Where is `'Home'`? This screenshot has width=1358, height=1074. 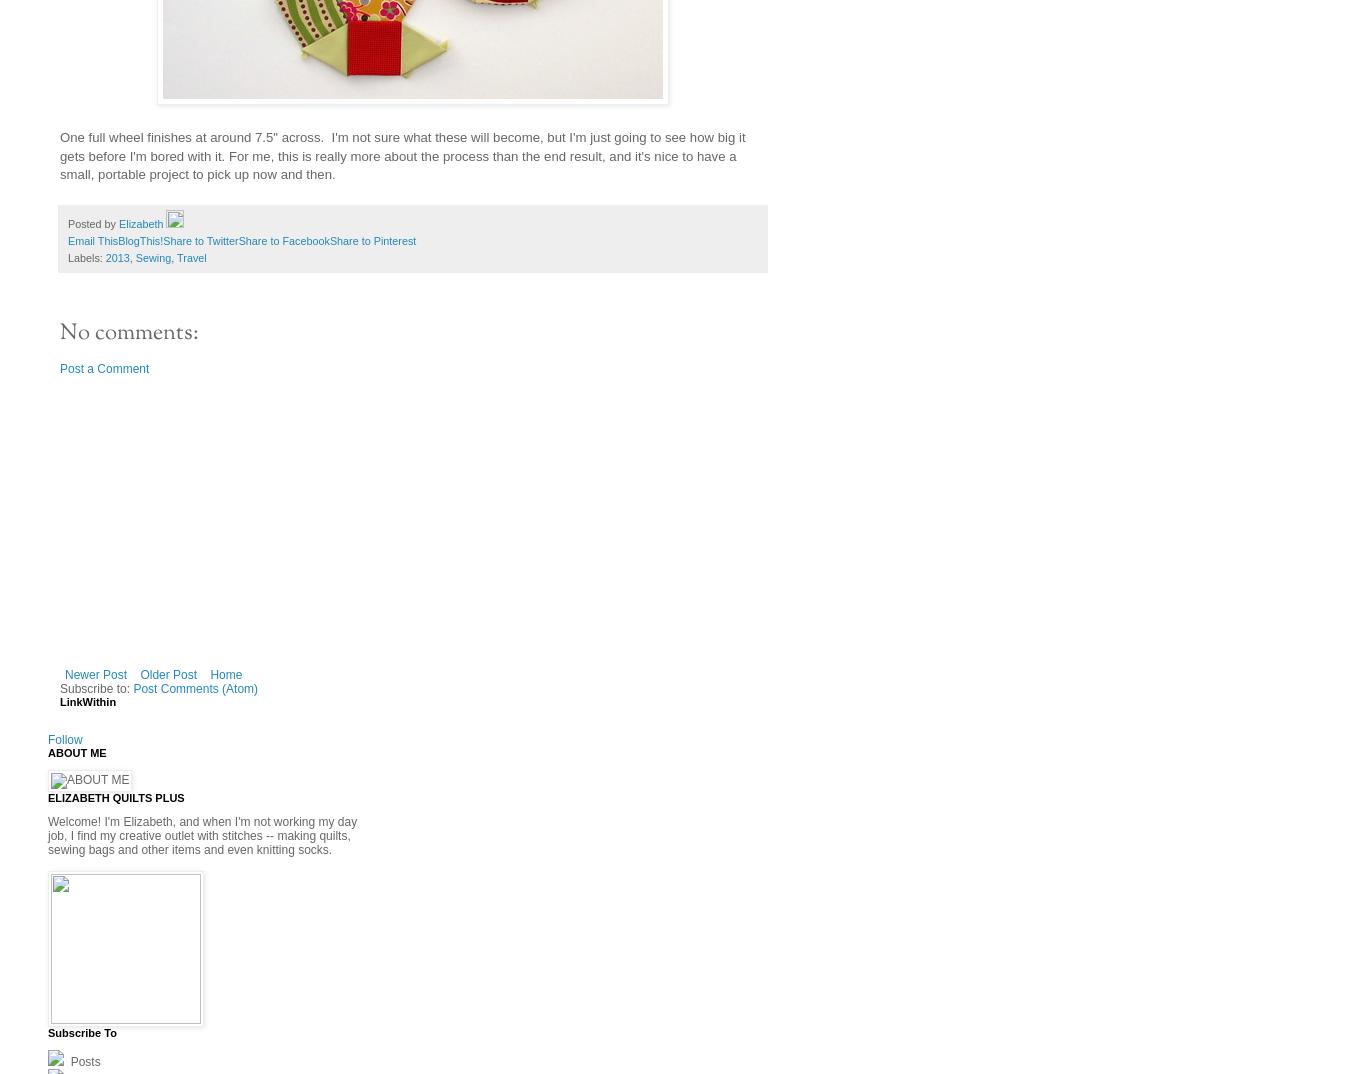
'Home' is located at coordinates (224, 674).